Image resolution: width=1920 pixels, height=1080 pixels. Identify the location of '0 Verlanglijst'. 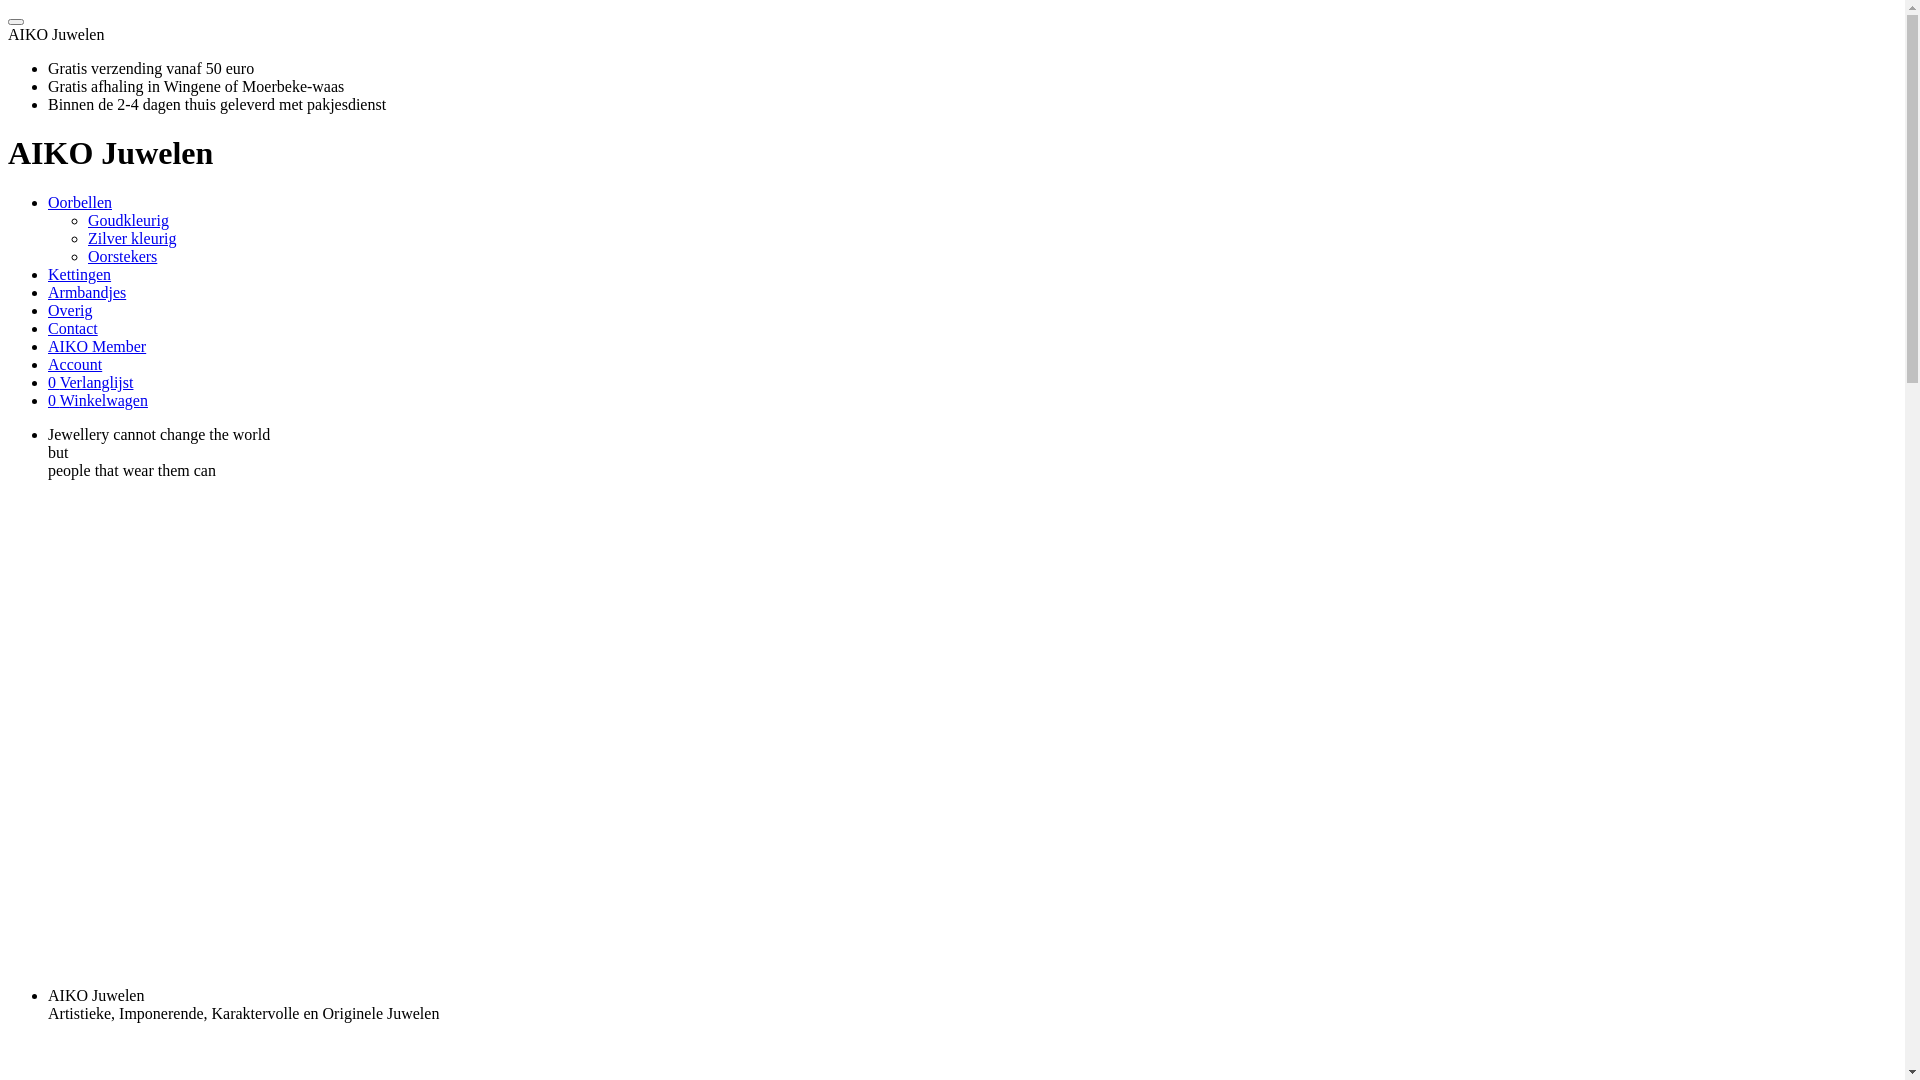
(89, 382).